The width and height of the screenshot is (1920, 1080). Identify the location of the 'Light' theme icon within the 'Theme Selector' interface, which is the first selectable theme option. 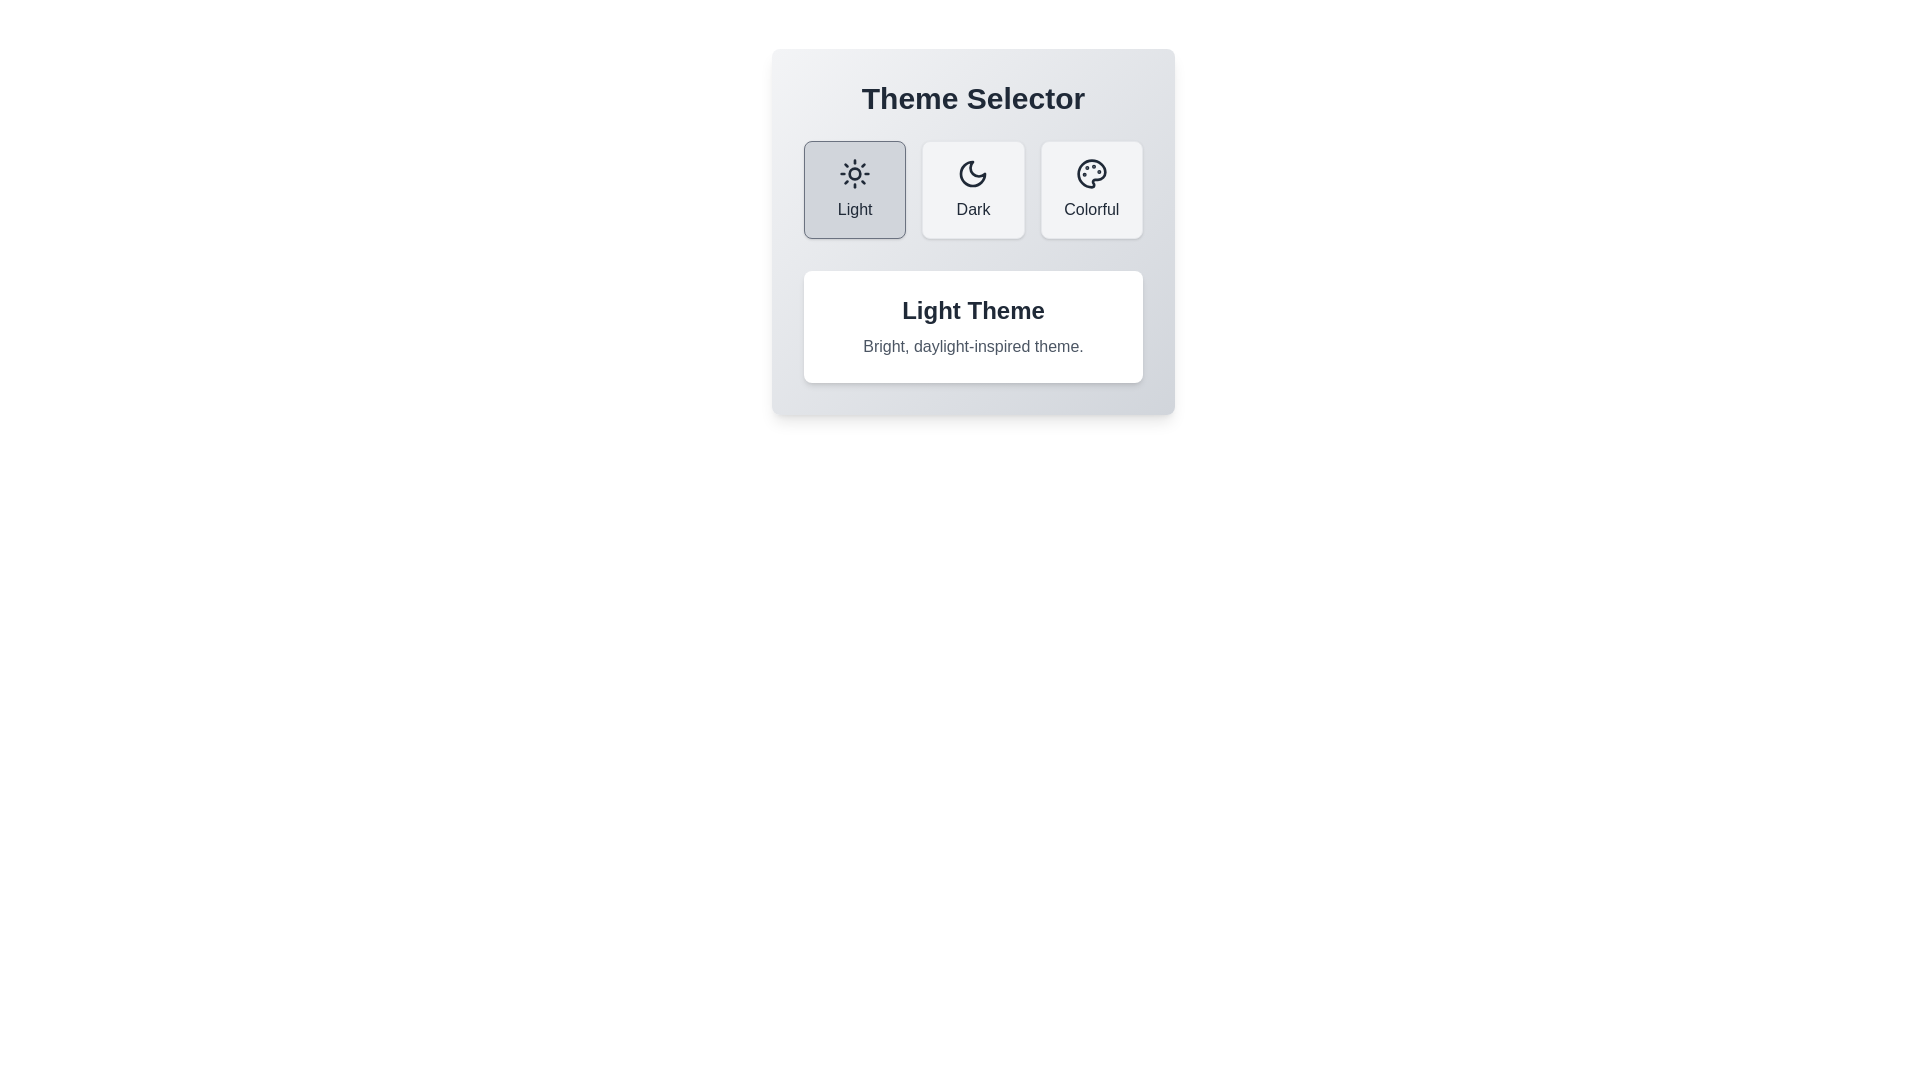
(855, 172).